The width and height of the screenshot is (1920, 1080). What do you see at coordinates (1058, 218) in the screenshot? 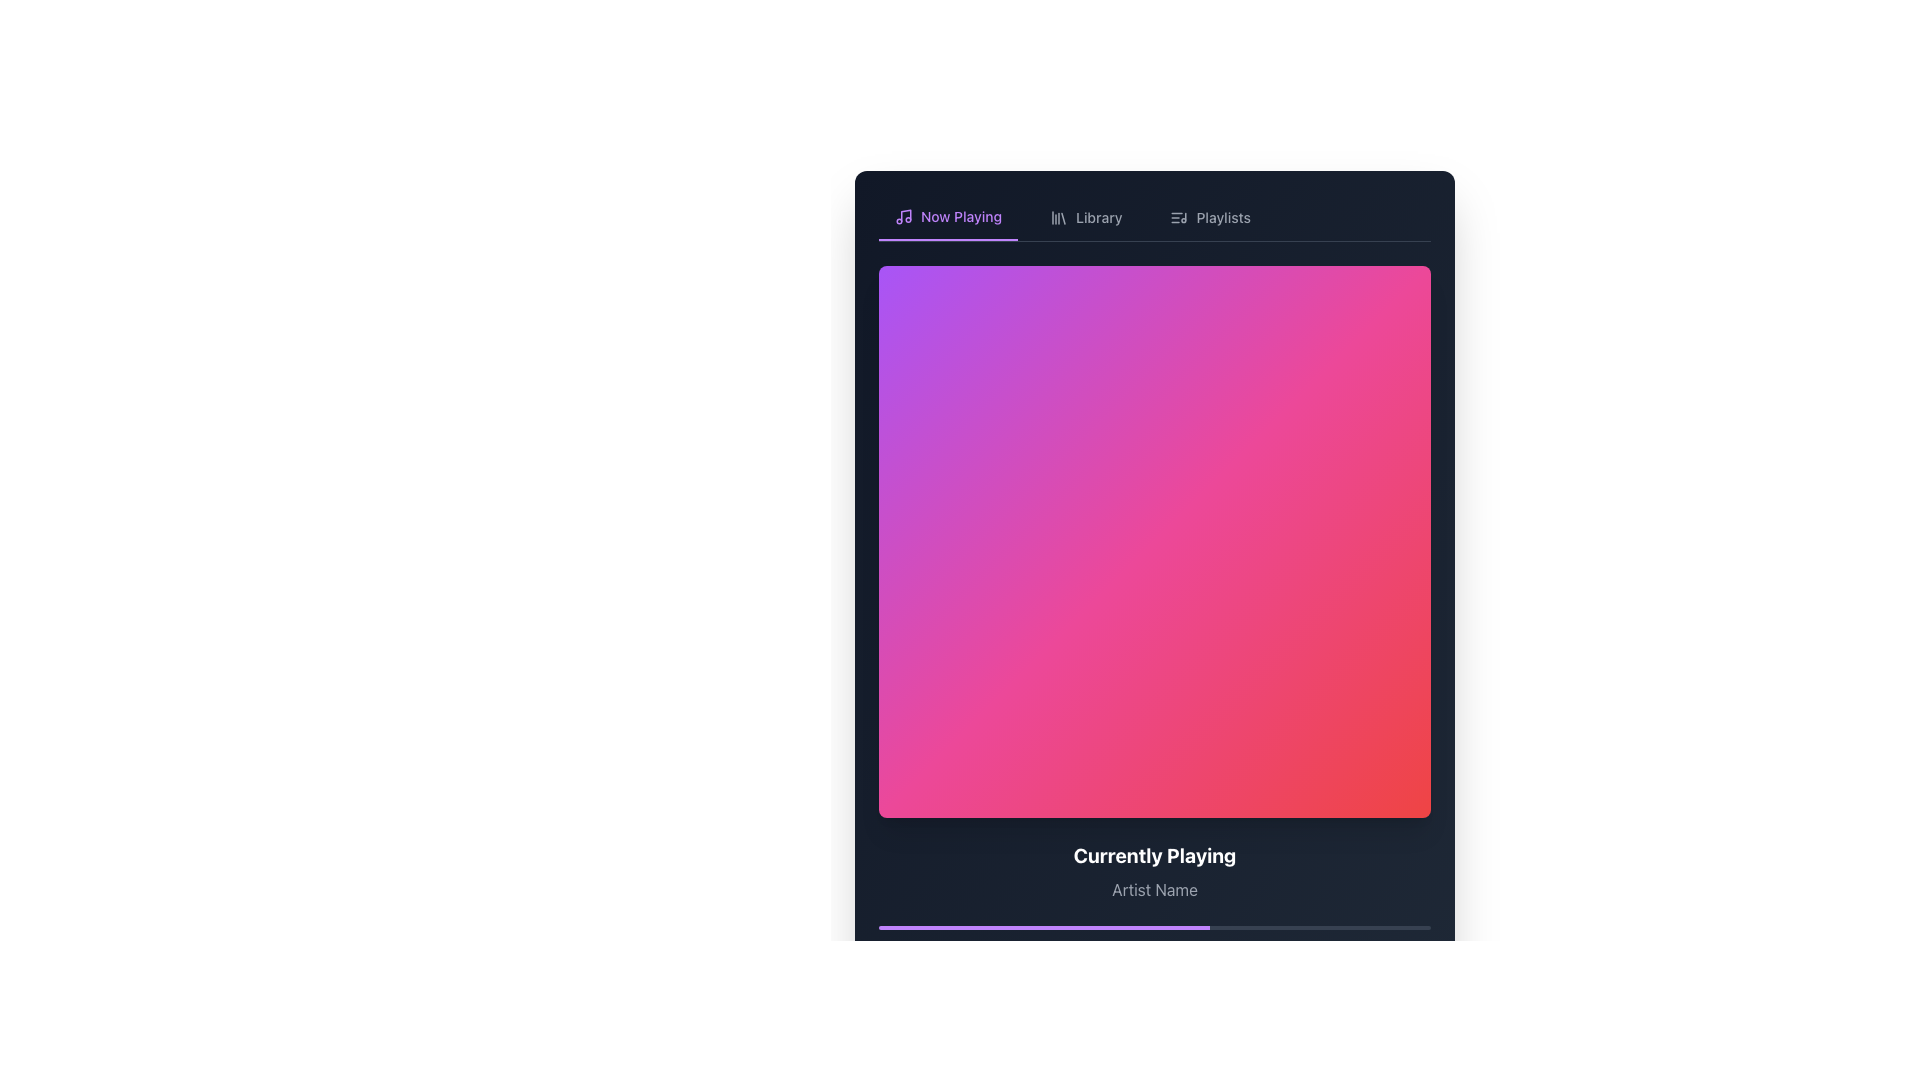
I see `the 'Library' navigation icon located in the top navigation bar, positioned between 'Now Playing' and 'Playlists'` at bounding box center [1058, 218].